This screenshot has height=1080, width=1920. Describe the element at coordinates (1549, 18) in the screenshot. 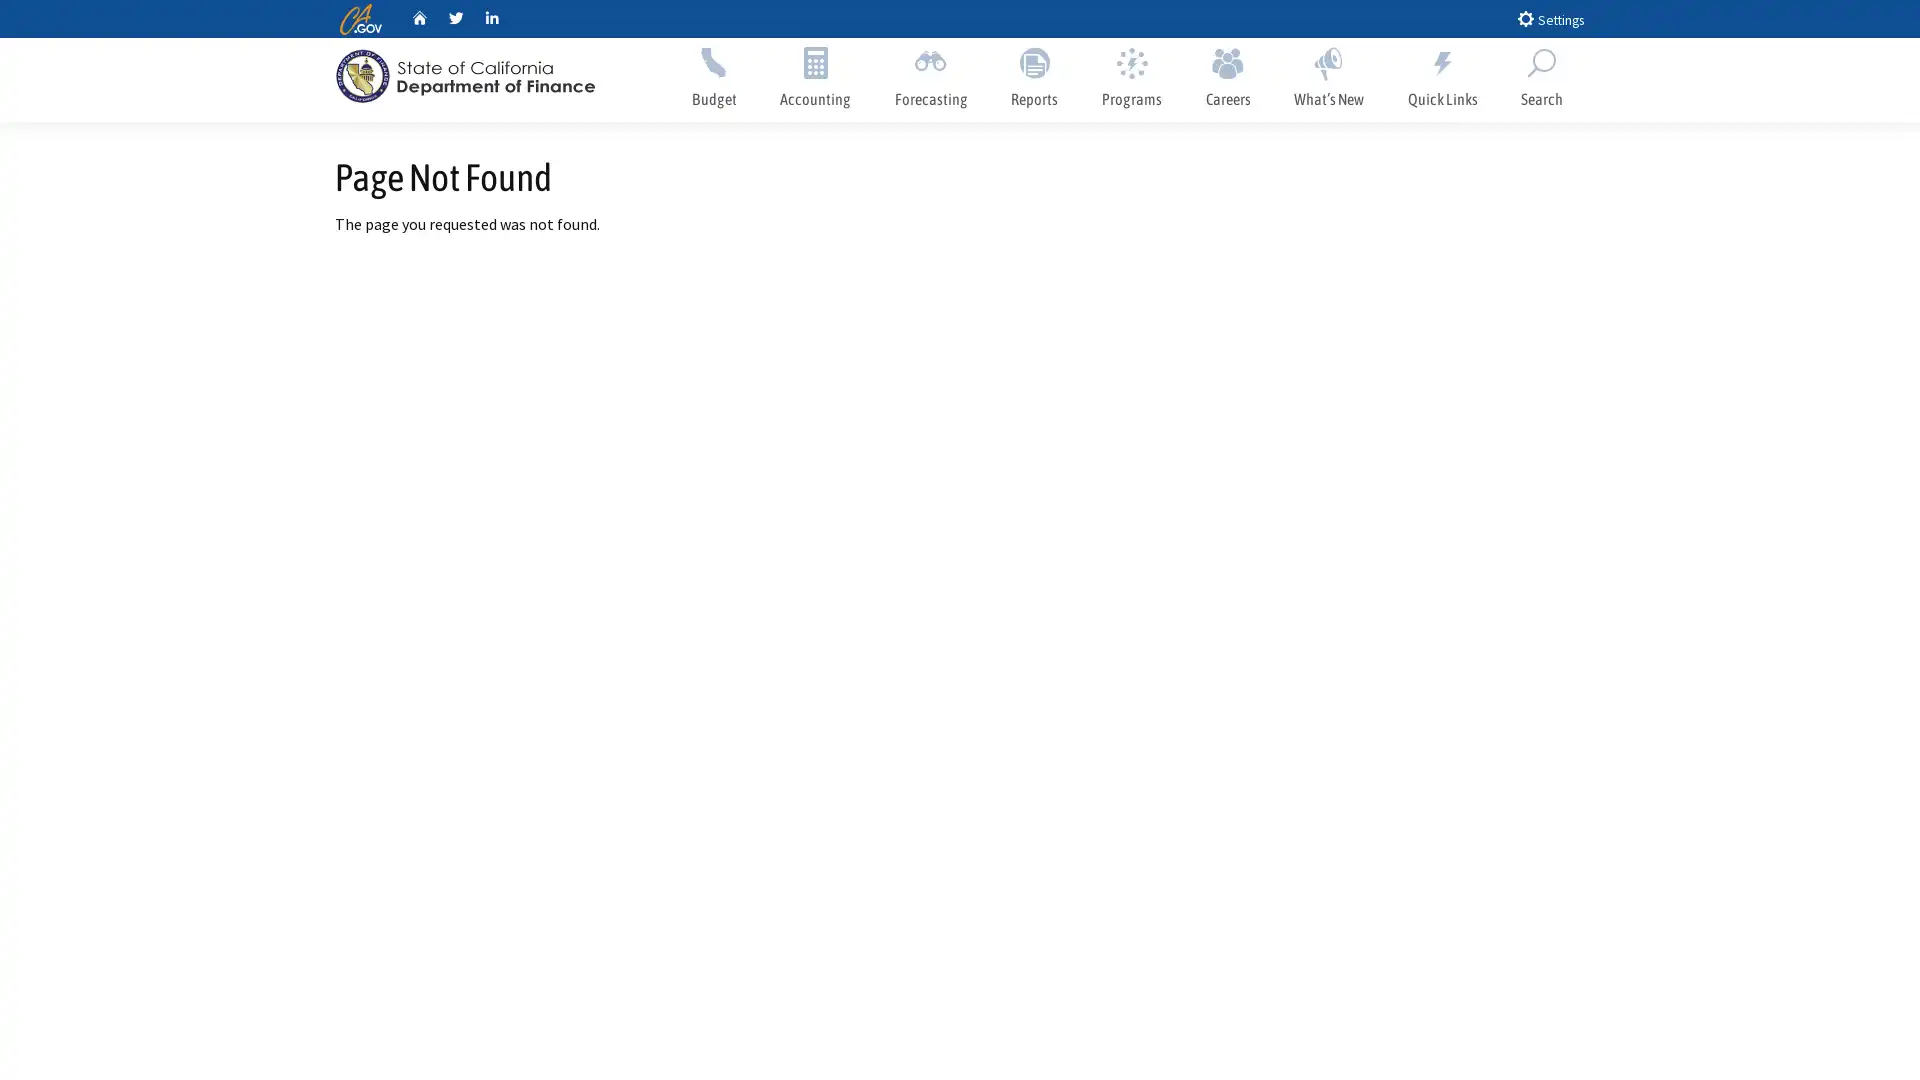

I see `Settings` at that location.